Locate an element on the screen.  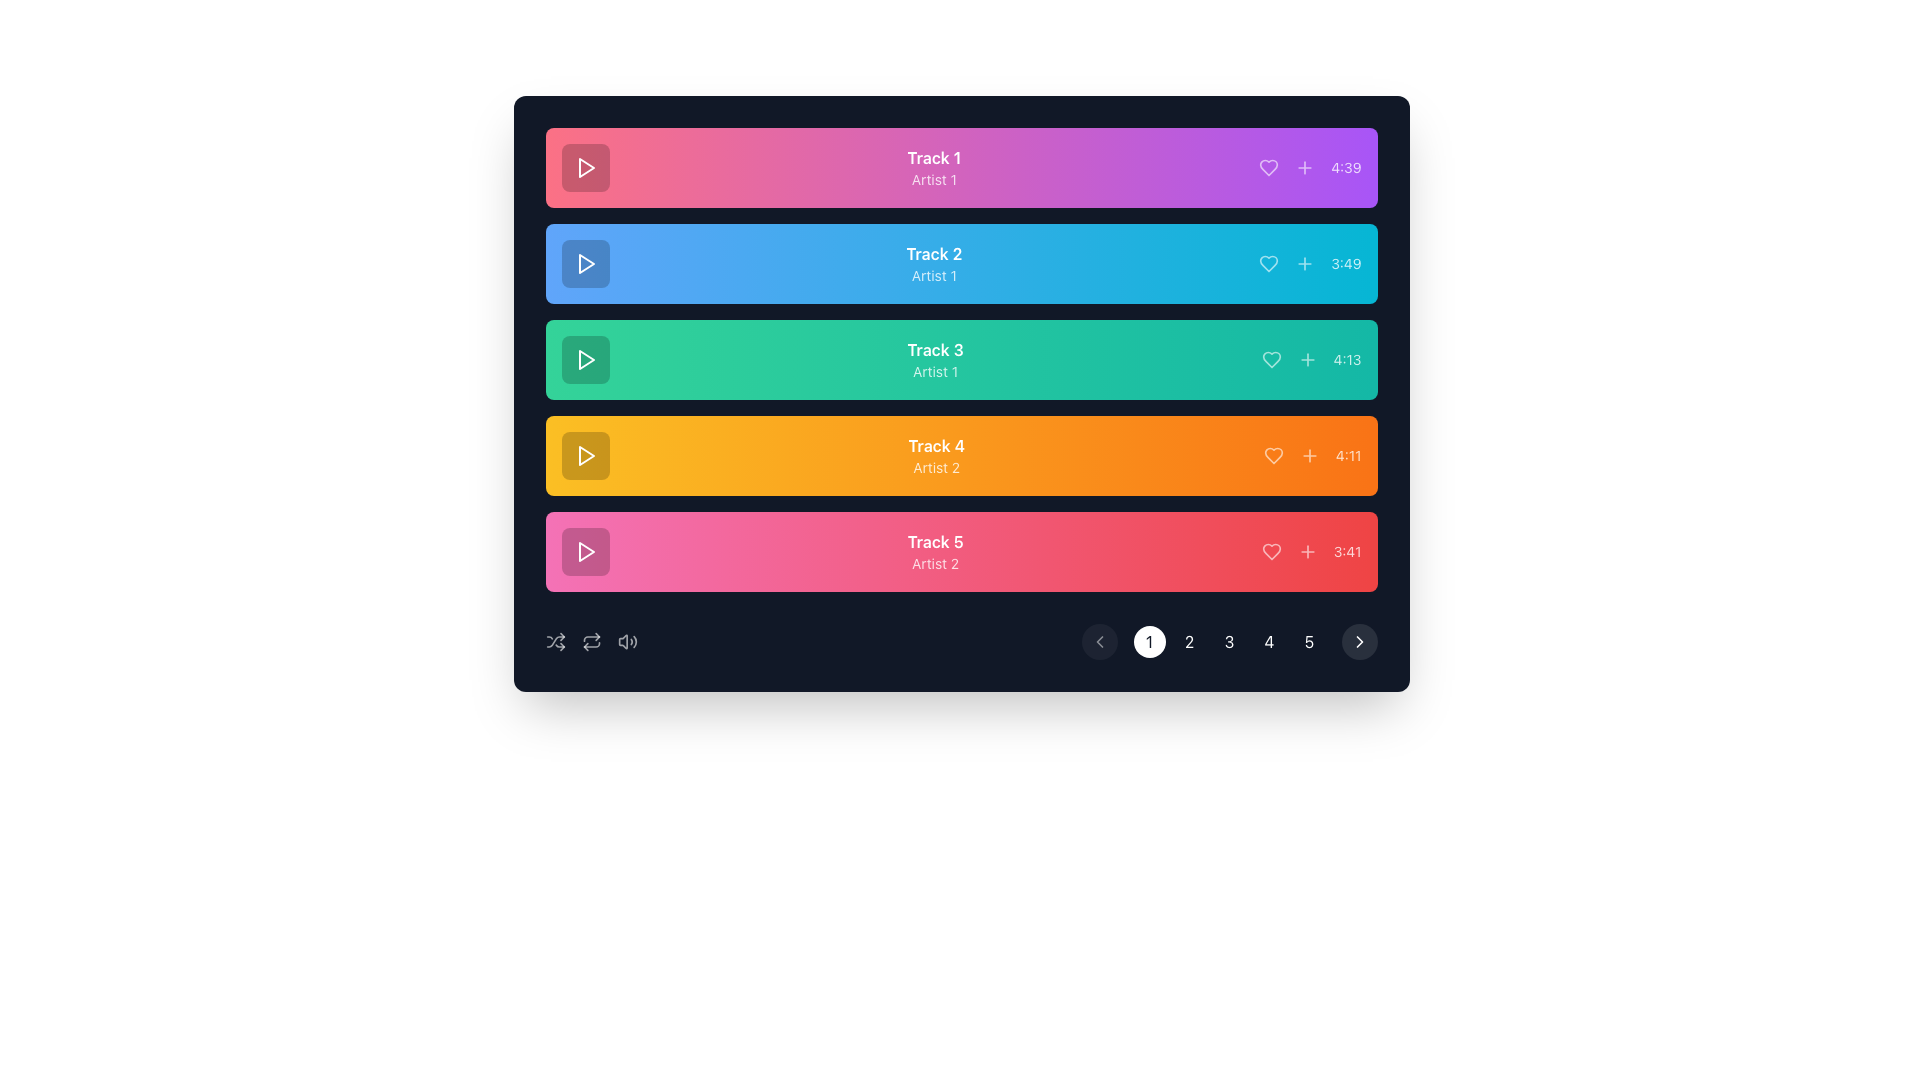
the rightmost button in the row of interactive icons at the bottom-right of the interface is located at coordinates (626, 641).